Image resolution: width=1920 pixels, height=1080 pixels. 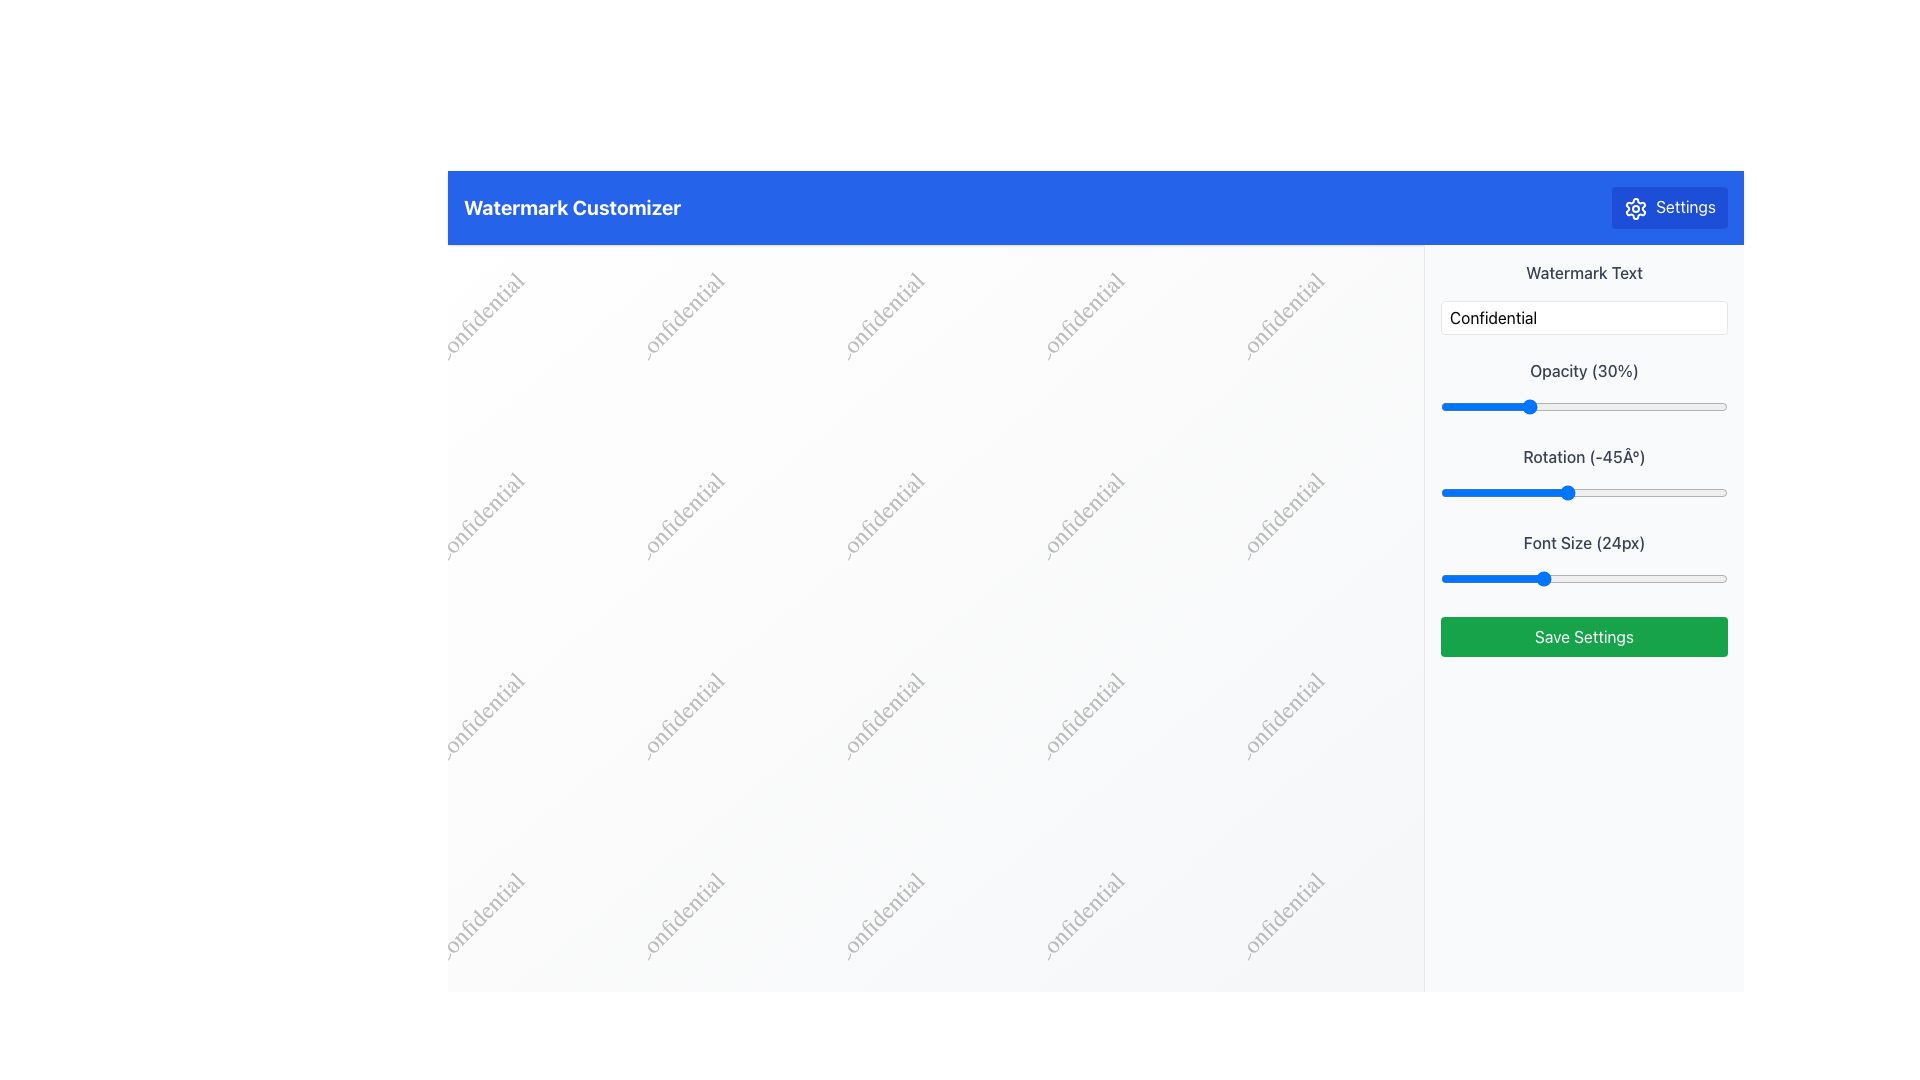 What do you see at coordinates (1440, 405) in the screenshot?
I see `opacity` at bounding box center [1440, 405].